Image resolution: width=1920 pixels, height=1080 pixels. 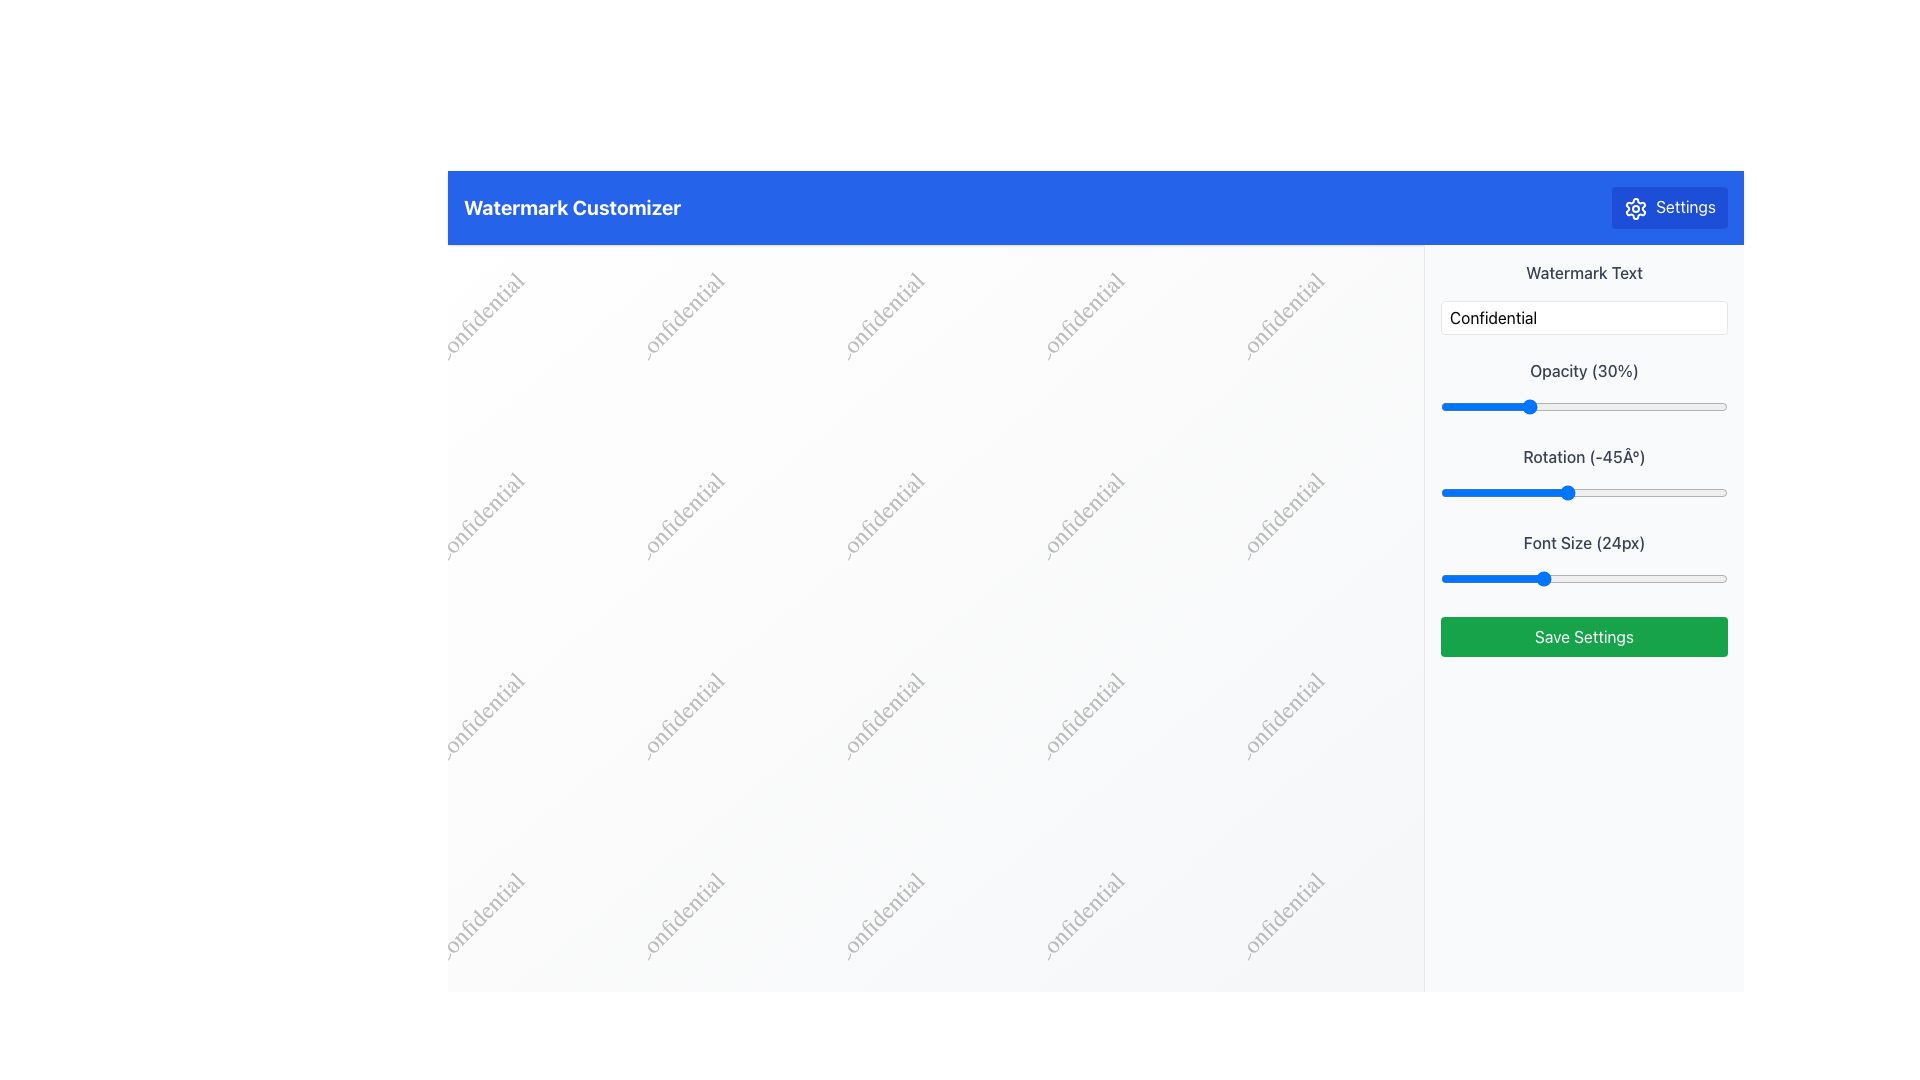 What do you see at coordinates (1440, 405) in the screenshot?
I see `opacity` at bounding box center [1440, 405].